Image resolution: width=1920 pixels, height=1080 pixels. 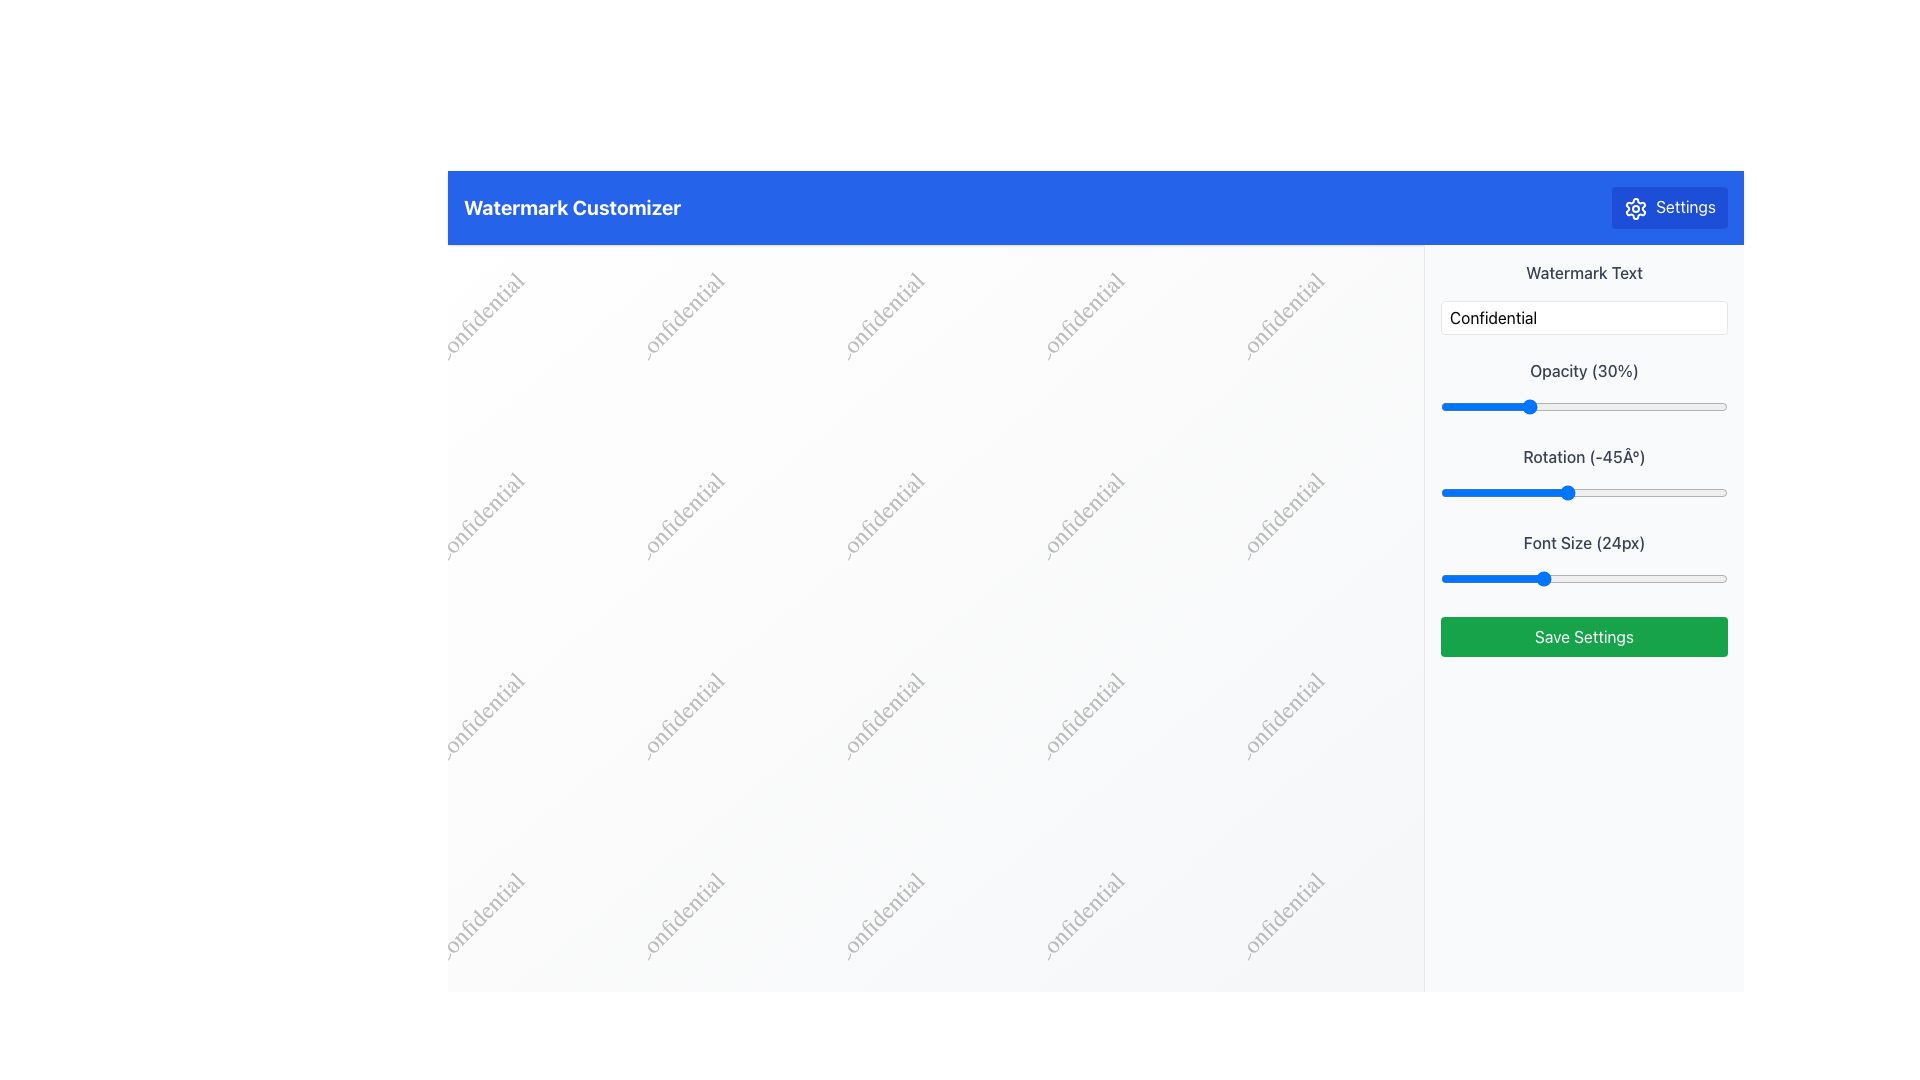 What do you see at coordinates (1440, 405) in the screenshot?
I see `opacity` at bounding box center [1440, 405].